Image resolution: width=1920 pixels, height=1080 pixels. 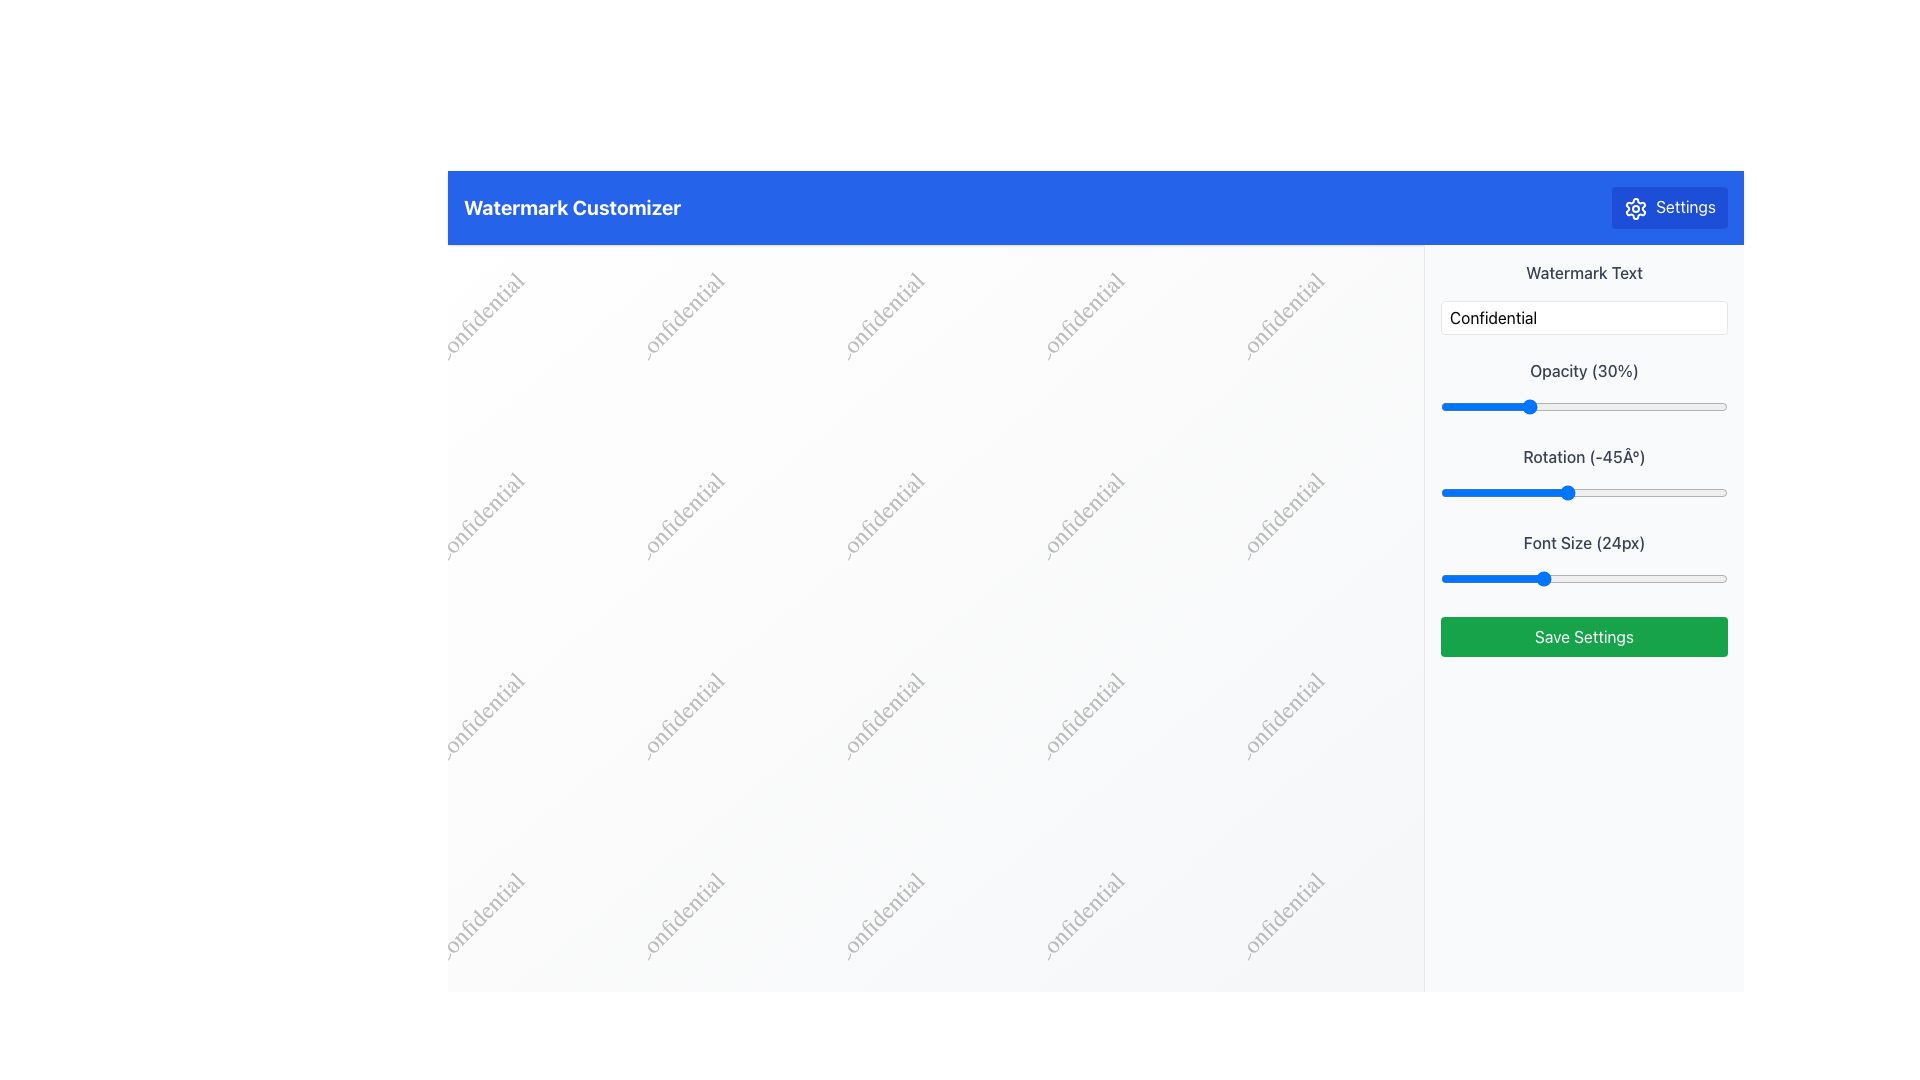 What do you see at coordinates (1440, 405) in the screenshot?
I see `opacity` at bounding box center [1440, 405].